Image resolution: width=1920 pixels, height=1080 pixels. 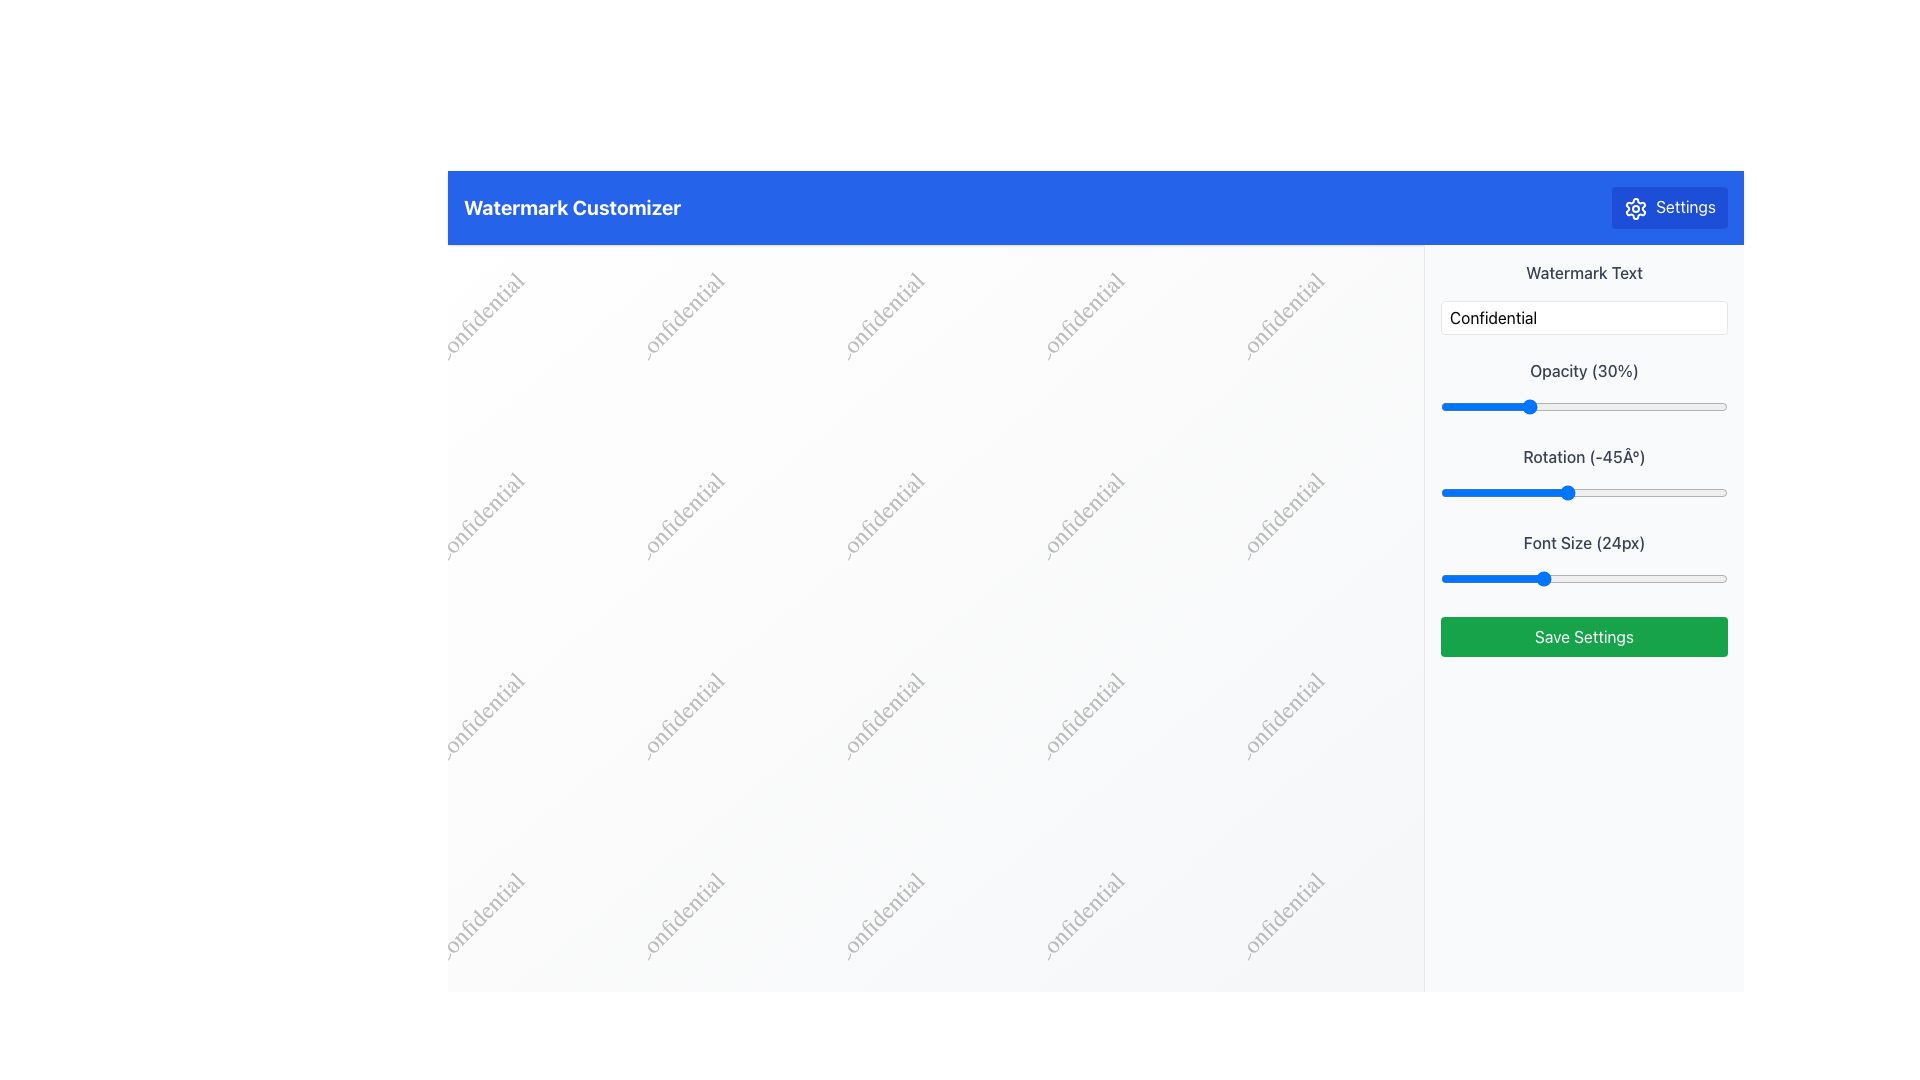 What do you see at coordinates (1440, 405) in the screenshot?
I see `opacity` at bounding box center [1440, 405].